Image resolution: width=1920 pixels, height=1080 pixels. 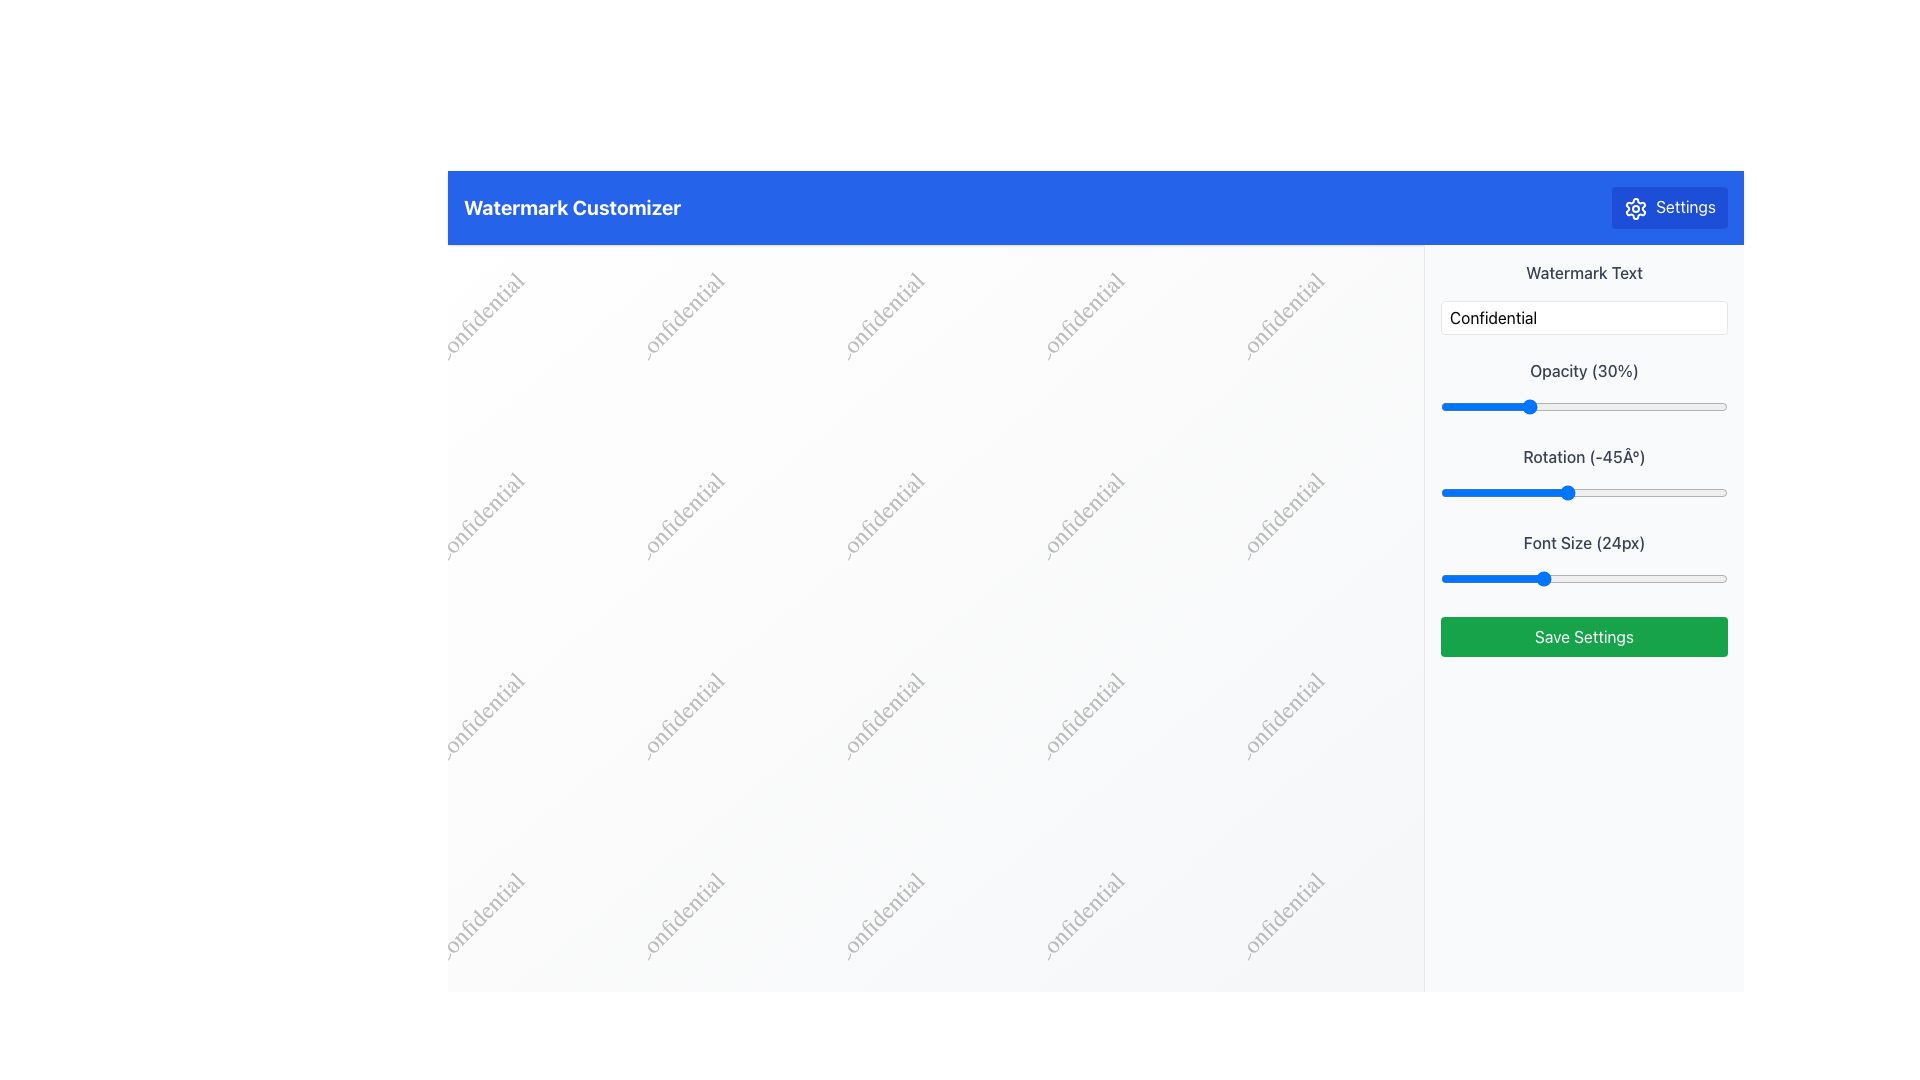 What do you see at coordinates (1440, 405) in the screenshot?
I see `opacity` at bounding box center [1440, 405].